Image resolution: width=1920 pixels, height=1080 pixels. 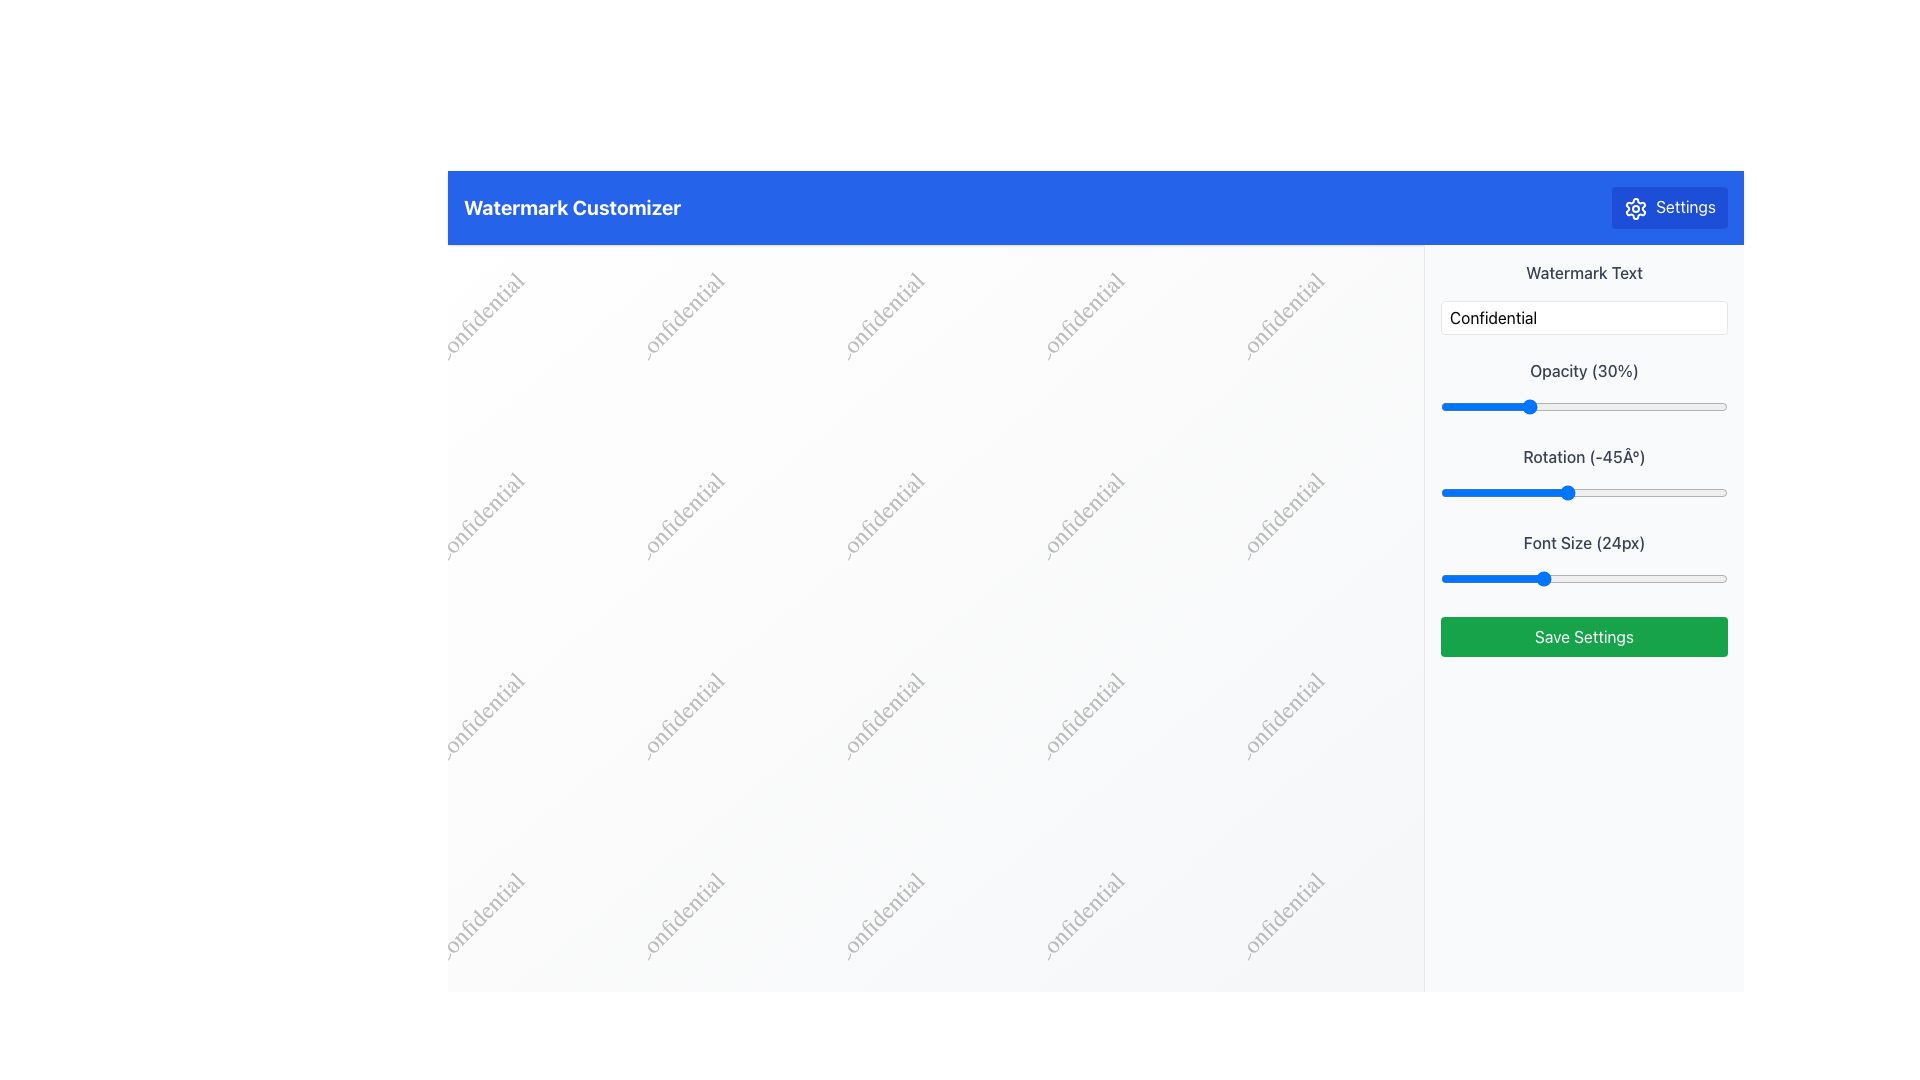 What do you see at coordinates (1440, 405) in the screenshot?
I see `opacity` at bounding box center [1440, 405].